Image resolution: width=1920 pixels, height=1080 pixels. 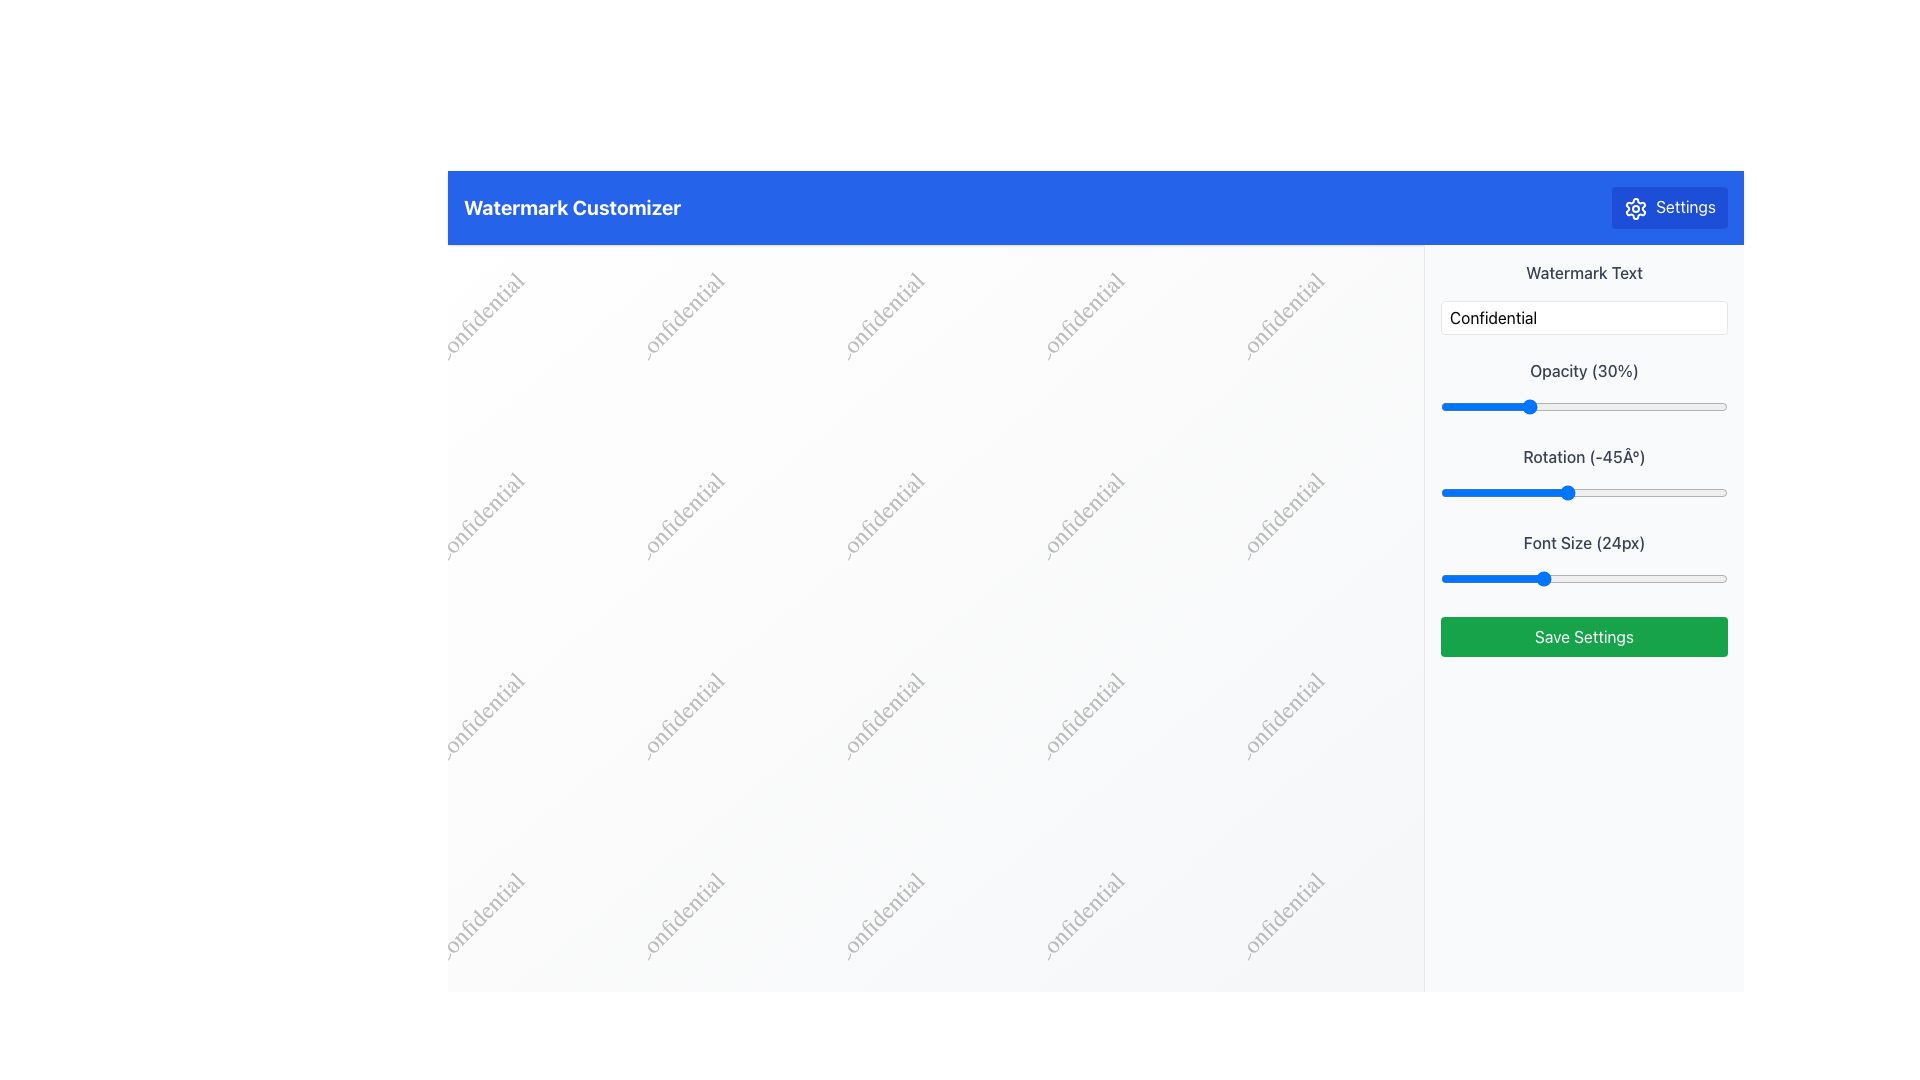 What do you see at coordinates (1440, 405) in the screenshot?
I see `opacity` at bounding box center [1440, 405].